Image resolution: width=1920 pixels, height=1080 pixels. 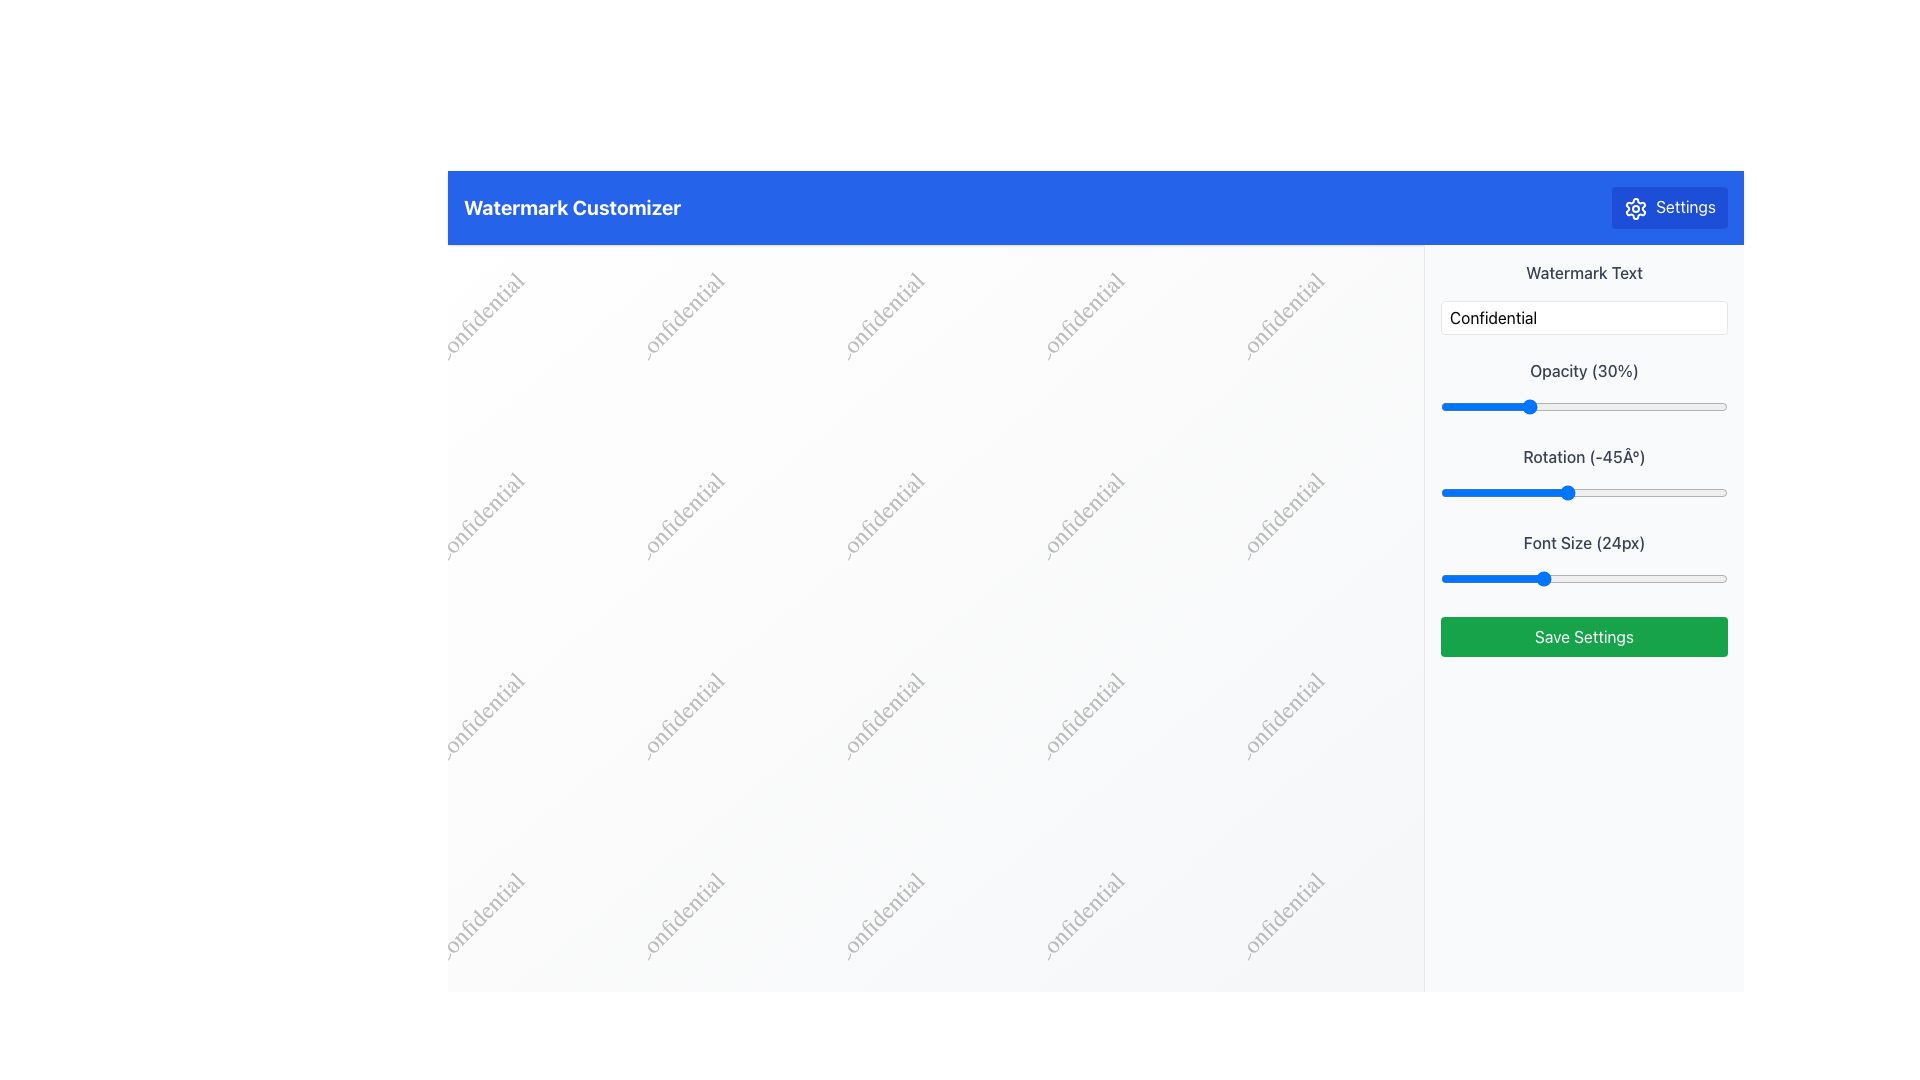 What do you see at coordinates (1440, 405) in the screenshot?
I see `opacity` at bounding box center [1440, 405].